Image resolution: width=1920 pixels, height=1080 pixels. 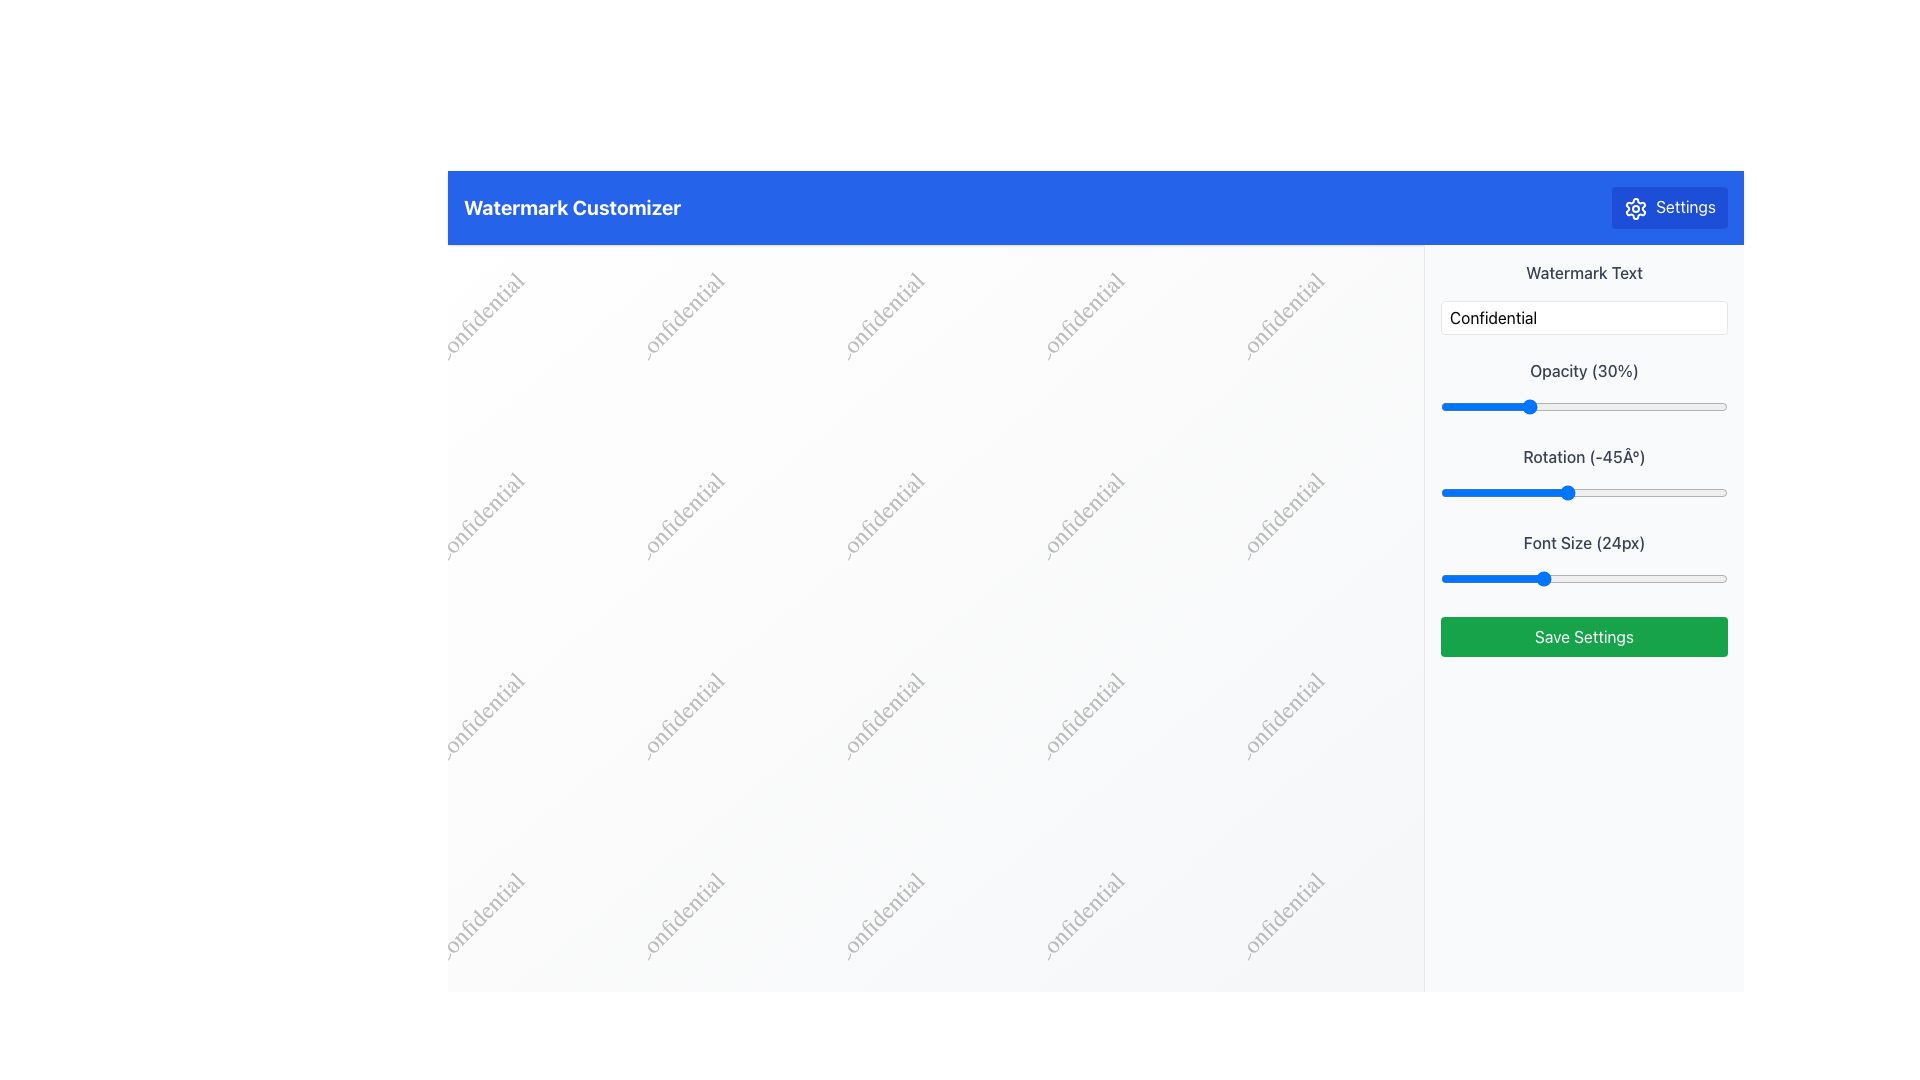 What do you see at coordinates (1440, 405) in the screenshot?
I see `opacity` at bounding box center [1440, 405].